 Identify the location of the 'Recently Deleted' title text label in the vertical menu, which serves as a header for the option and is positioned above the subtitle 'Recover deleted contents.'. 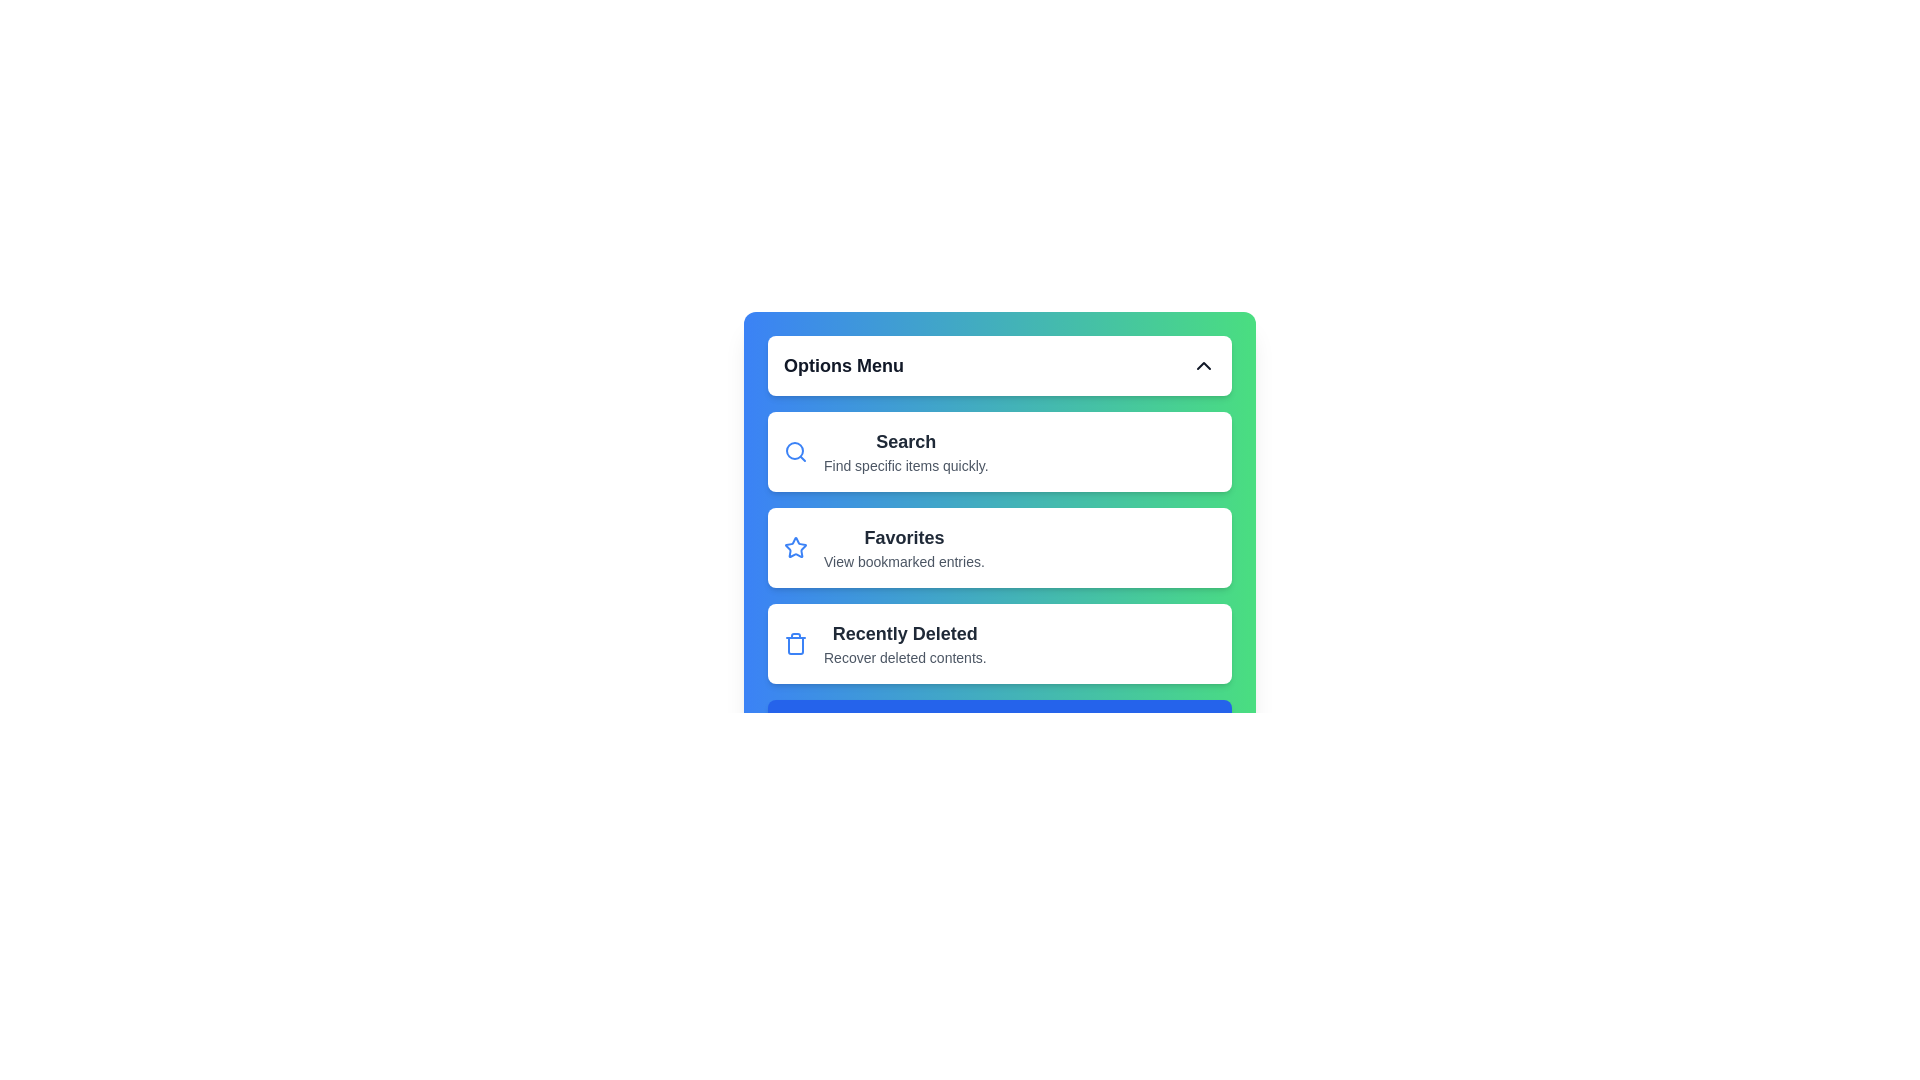
(904, 633).